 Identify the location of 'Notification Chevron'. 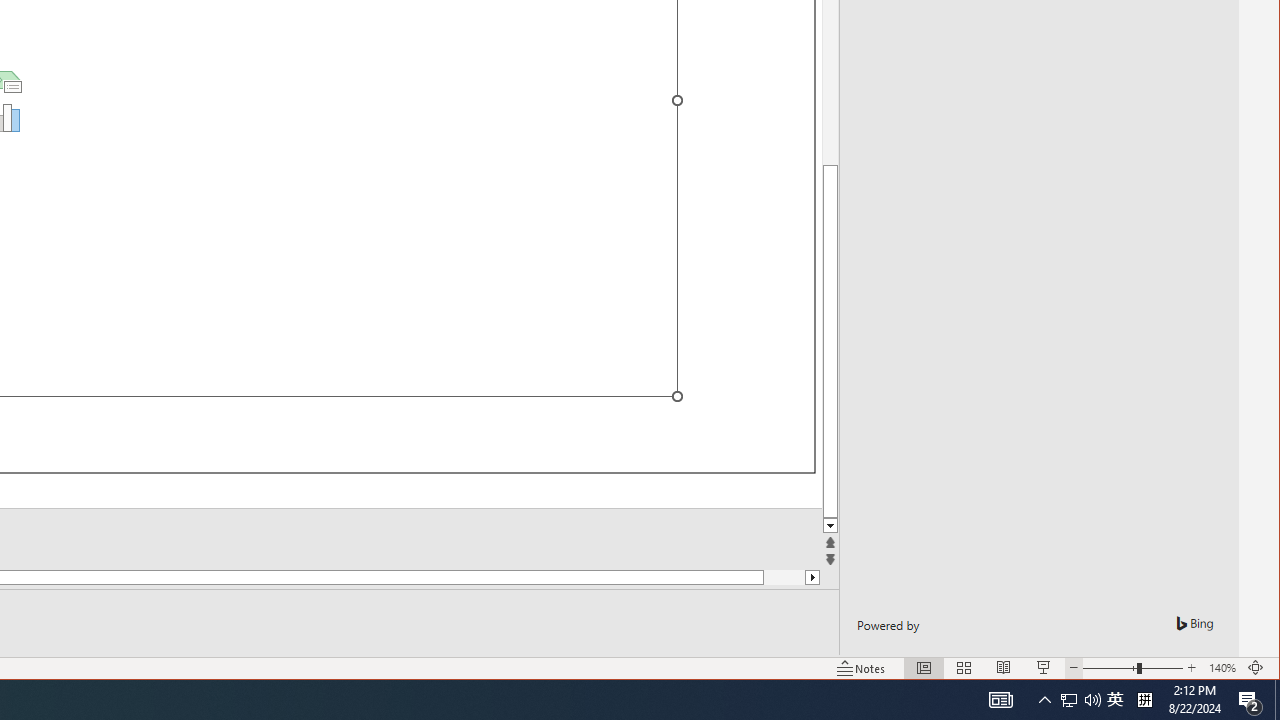
(1044, 698).